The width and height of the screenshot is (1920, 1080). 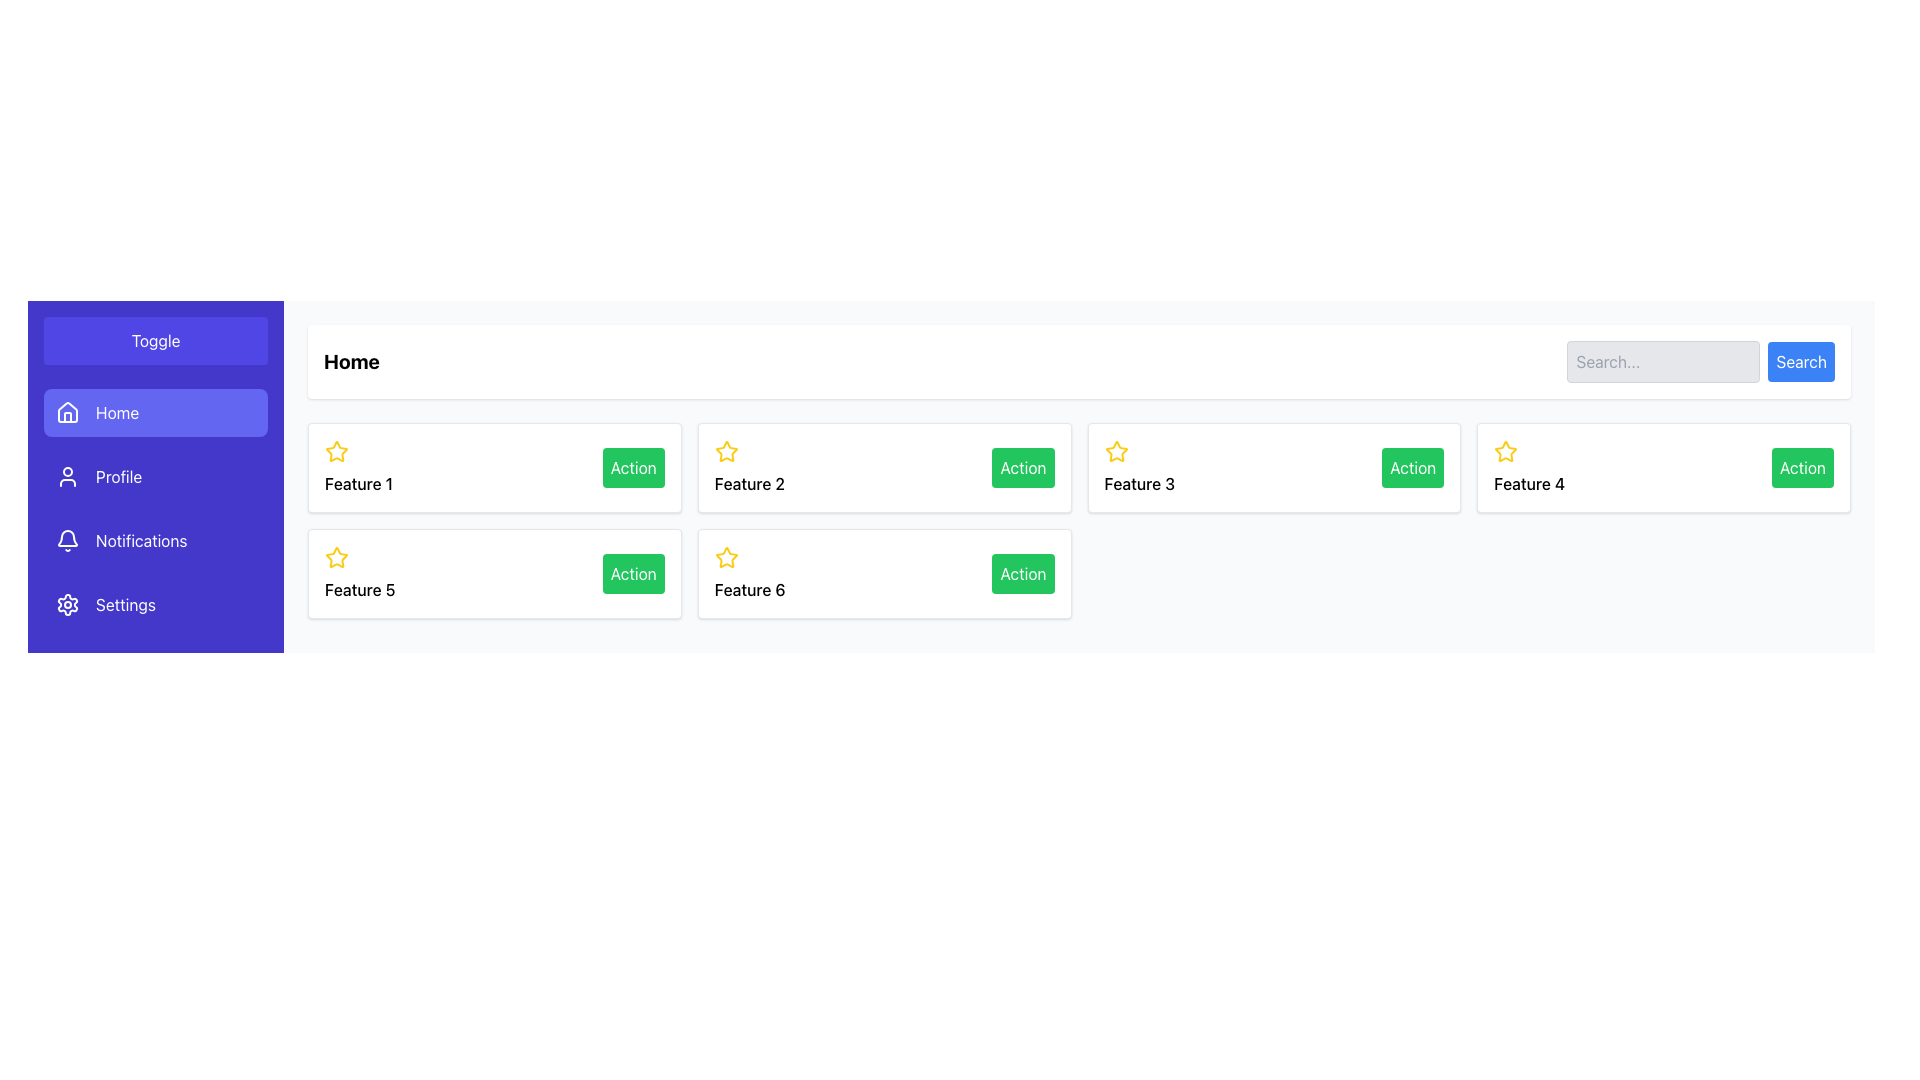 I want to click on the Star icon located next to the text 'Feature 3', which indicates a rating or priority, so click(x=1115, y=451).